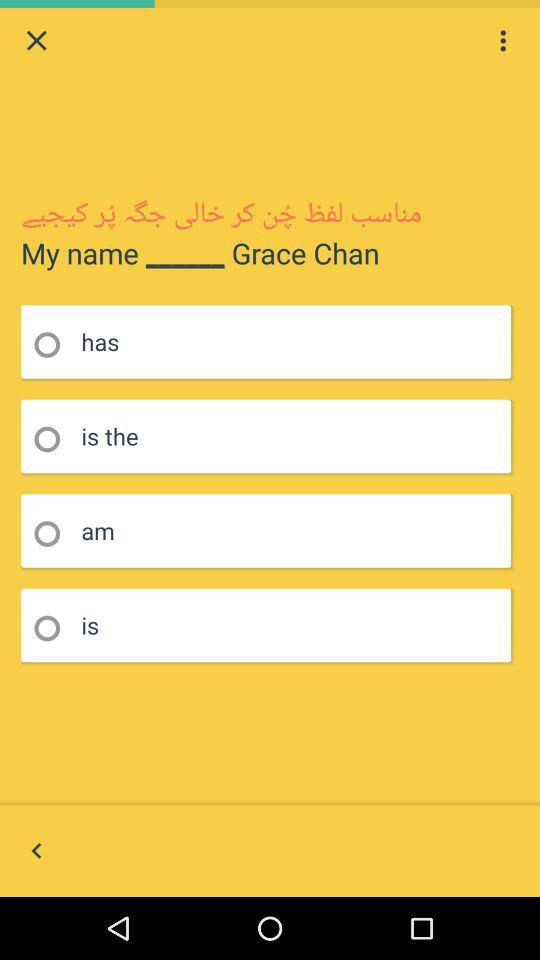  I want to click on check bubble, so click(53, 533).